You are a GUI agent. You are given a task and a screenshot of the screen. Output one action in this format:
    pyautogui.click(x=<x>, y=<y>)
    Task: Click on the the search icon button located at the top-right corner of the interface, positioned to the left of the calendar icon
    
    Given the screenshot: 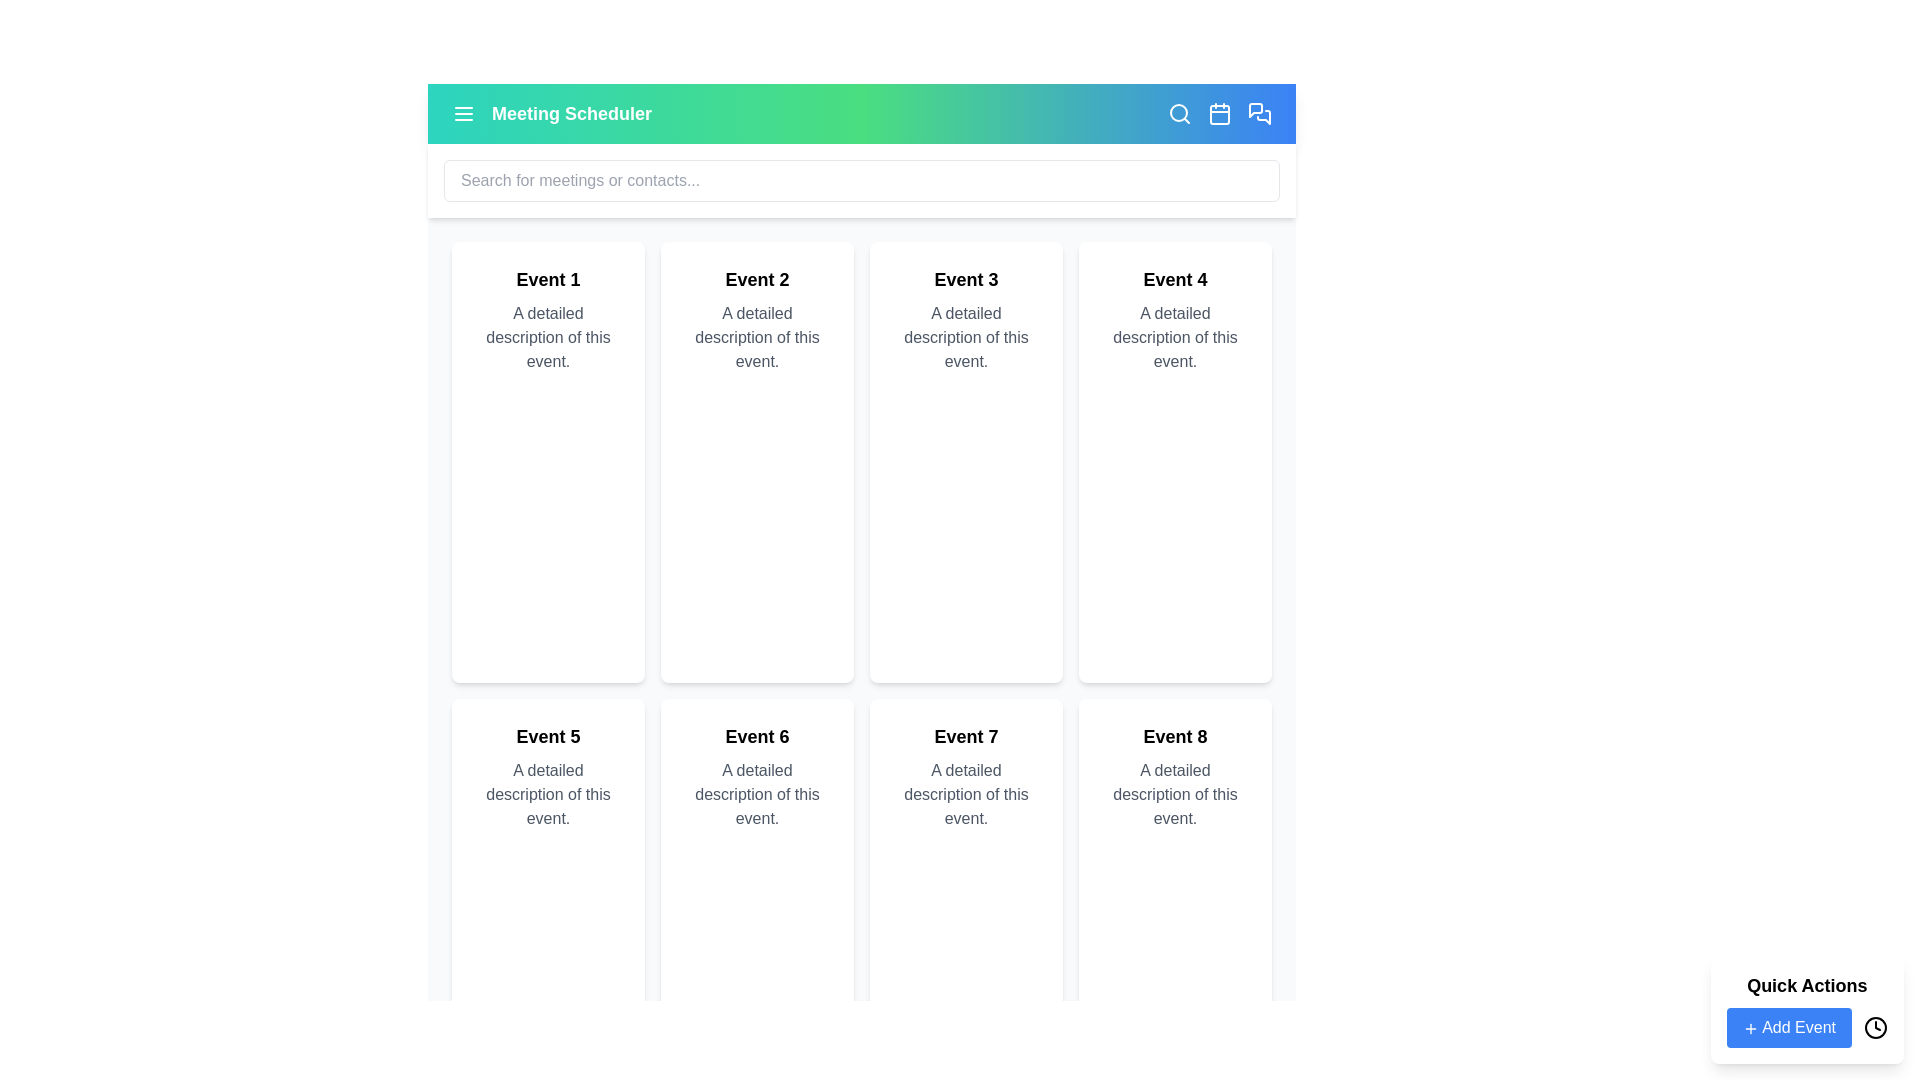 What is the action you would take?
    pyautogui.click(x=1180, y=114)
    